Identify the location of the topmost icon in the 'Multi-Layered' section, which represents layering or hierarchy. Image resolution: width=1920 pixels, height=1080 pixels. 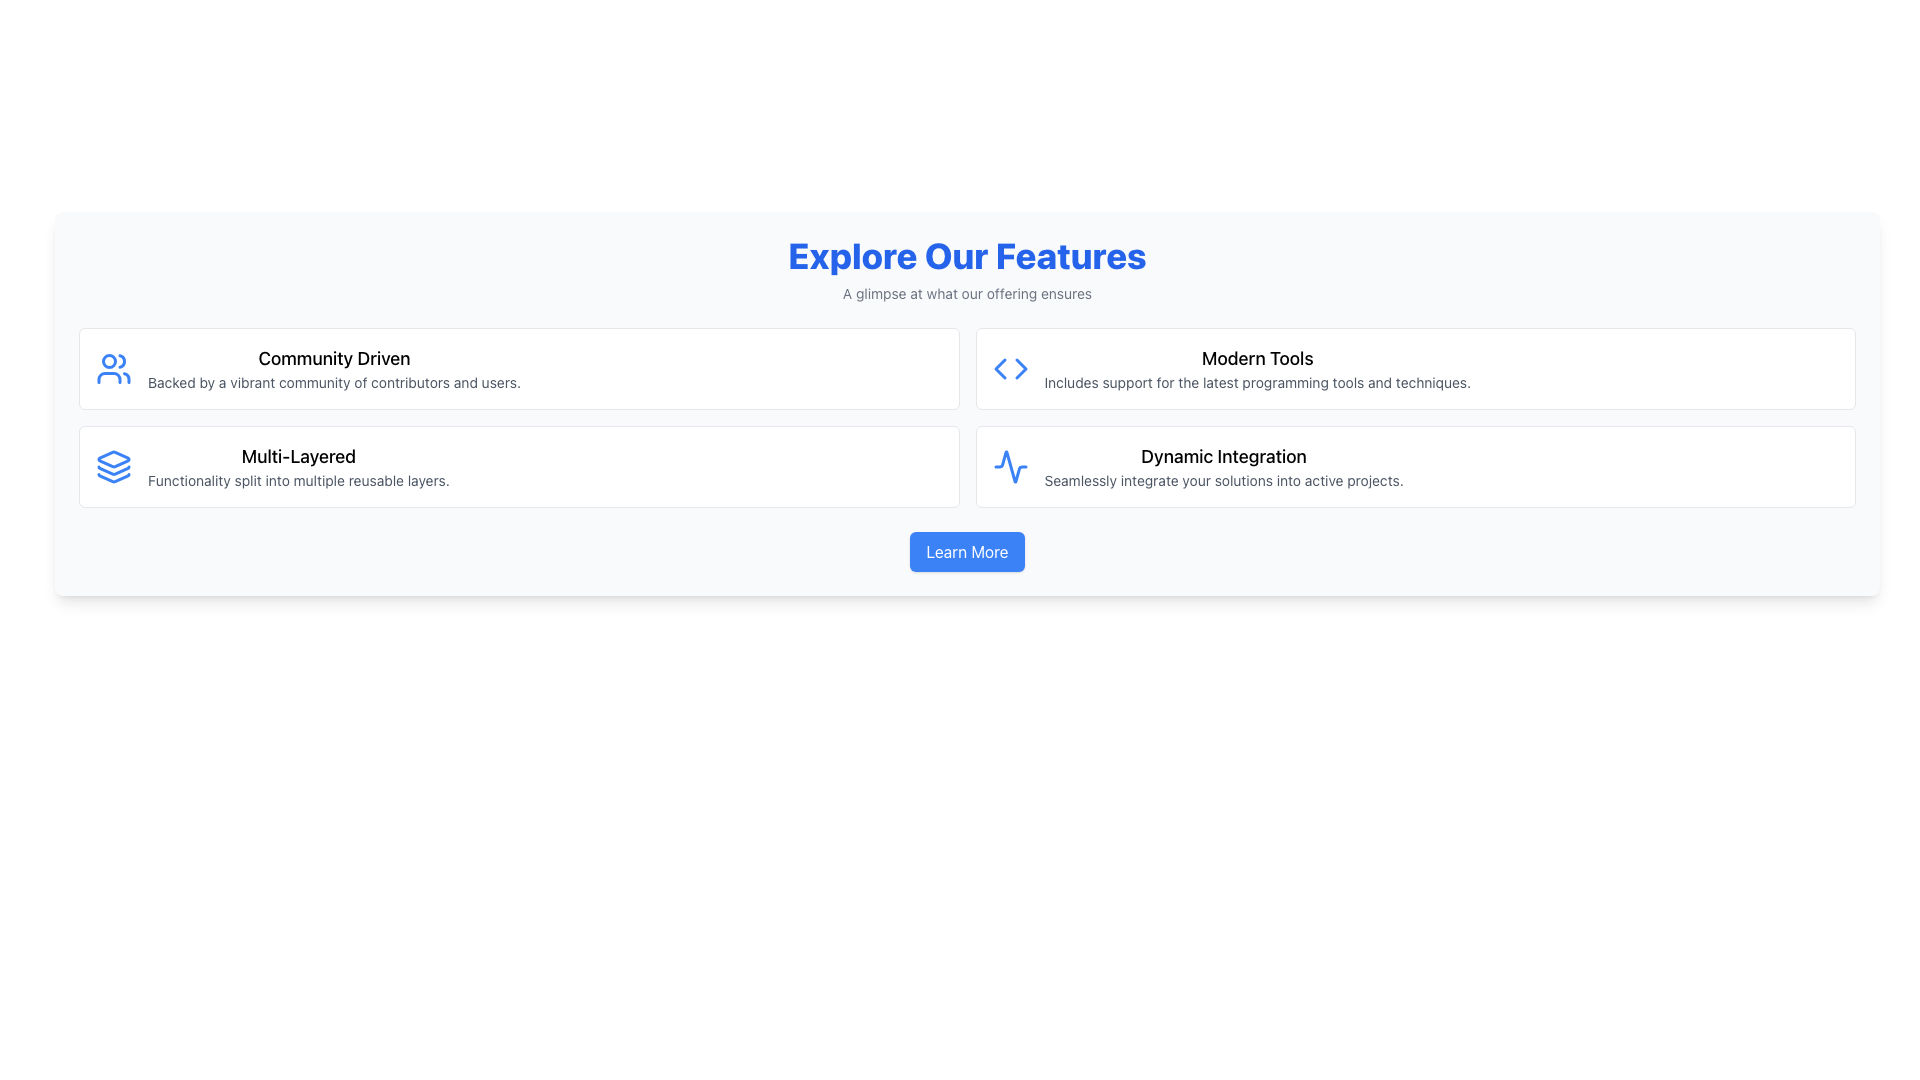
(113, 459).